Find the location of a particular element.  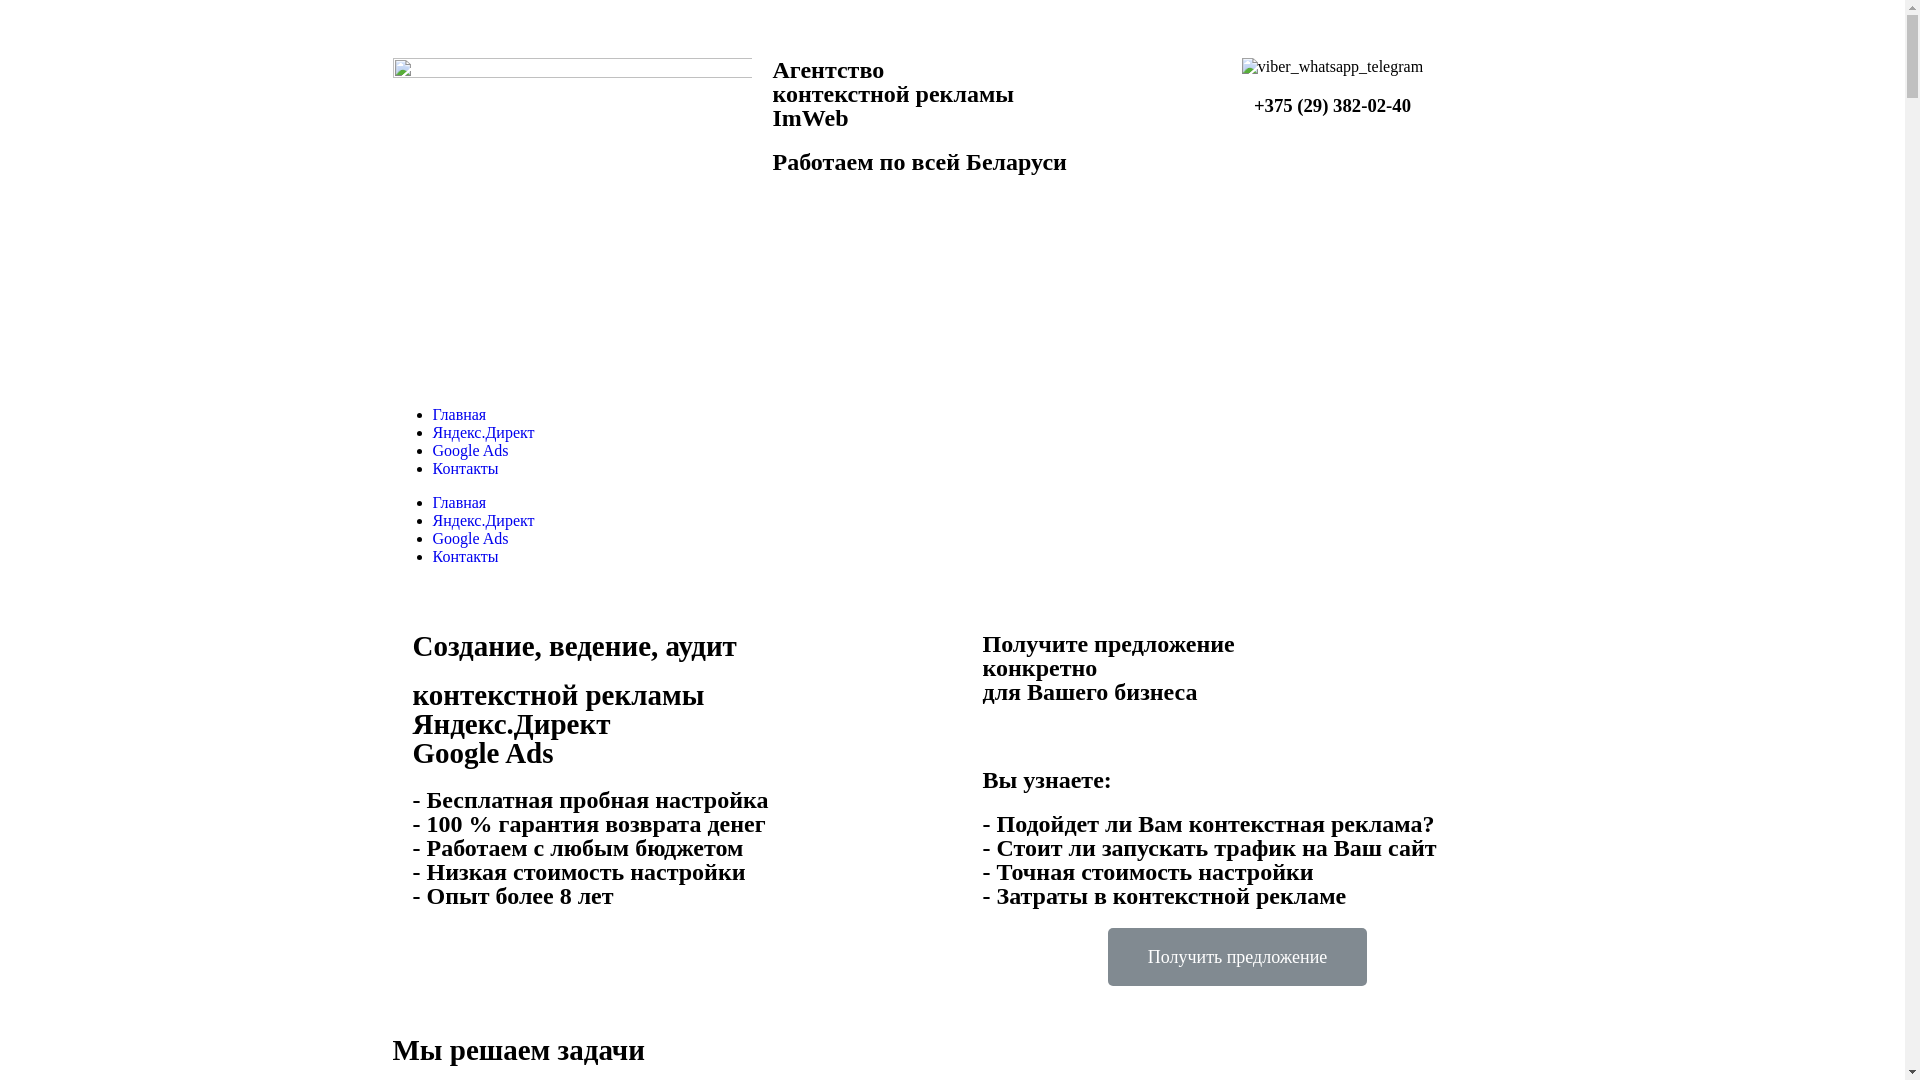

'viber_whatsapp_telegram' is located at coordinates (1332, 65).